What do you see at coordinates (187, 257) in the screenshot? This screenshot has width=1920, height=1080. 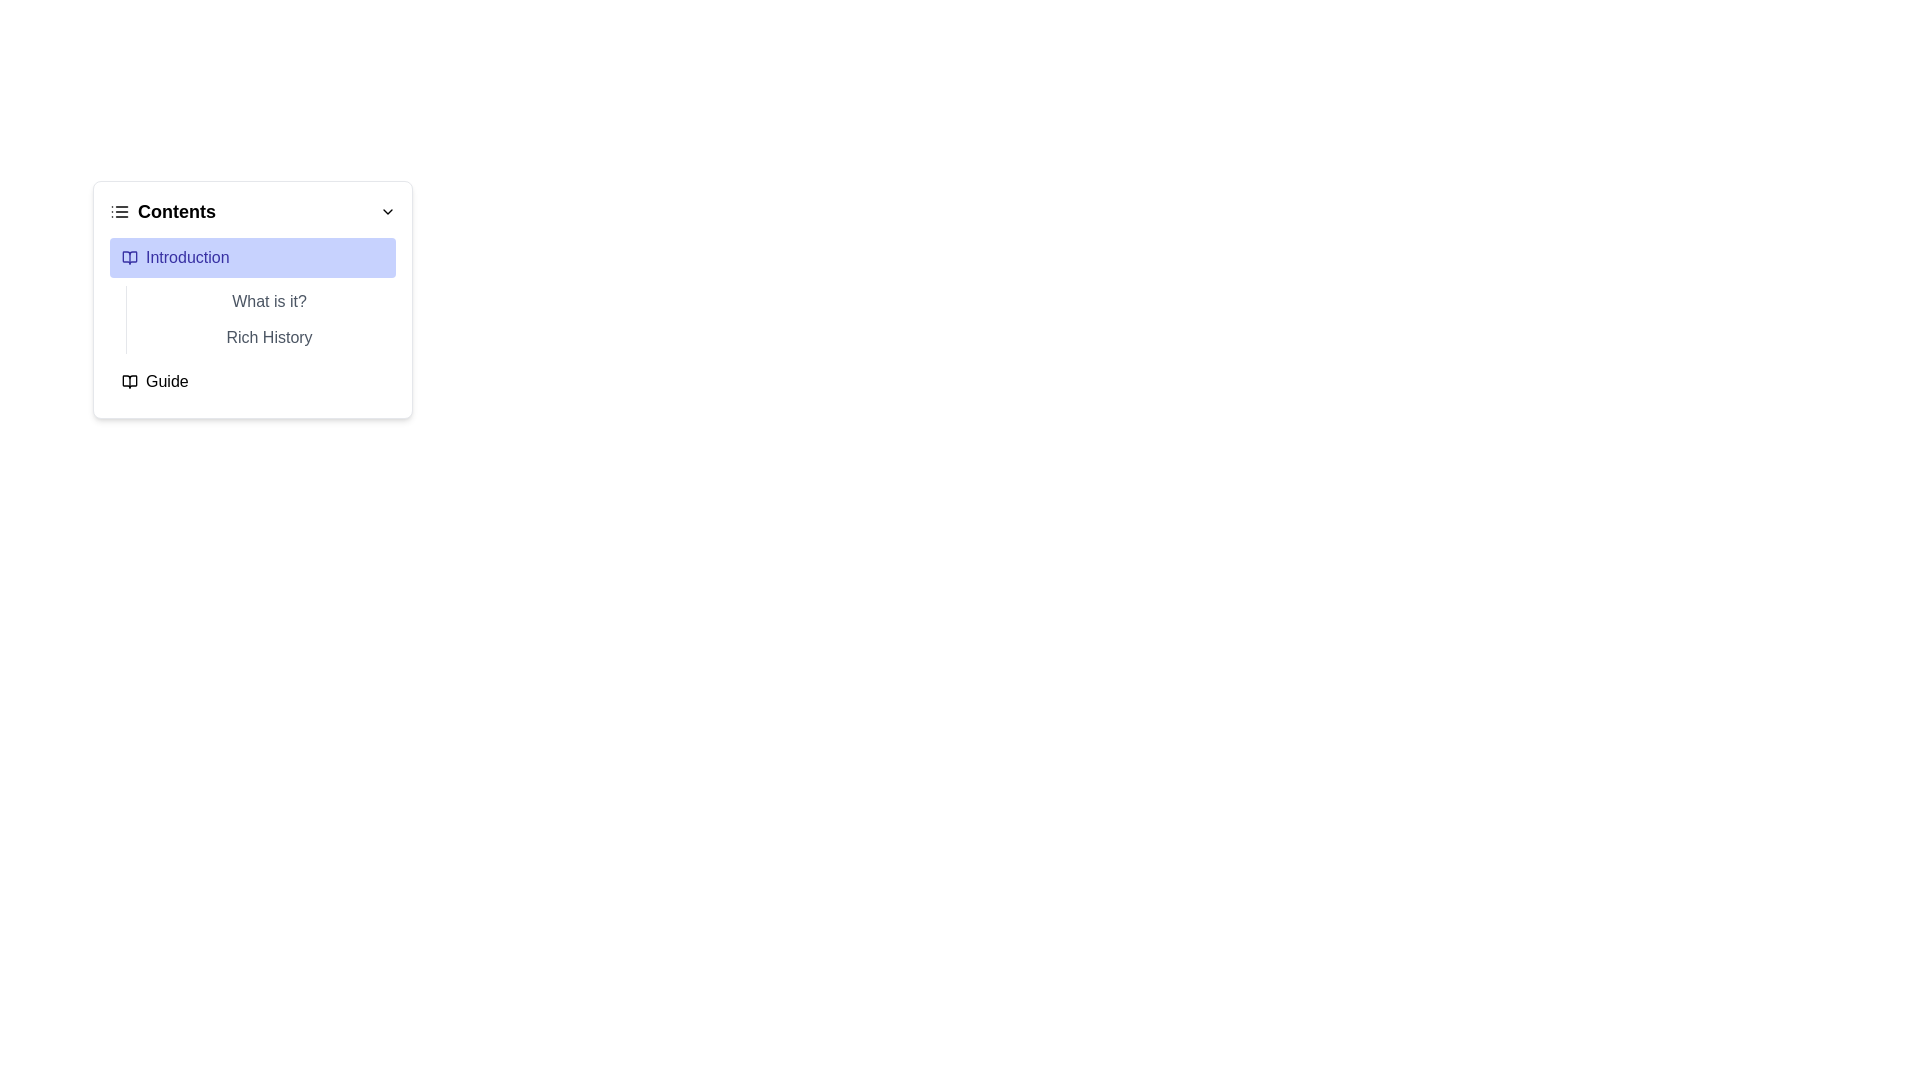 I see `the 'Introduction' text label in the sidebar menu under 'Contents'` at bounding box center [187, 257].